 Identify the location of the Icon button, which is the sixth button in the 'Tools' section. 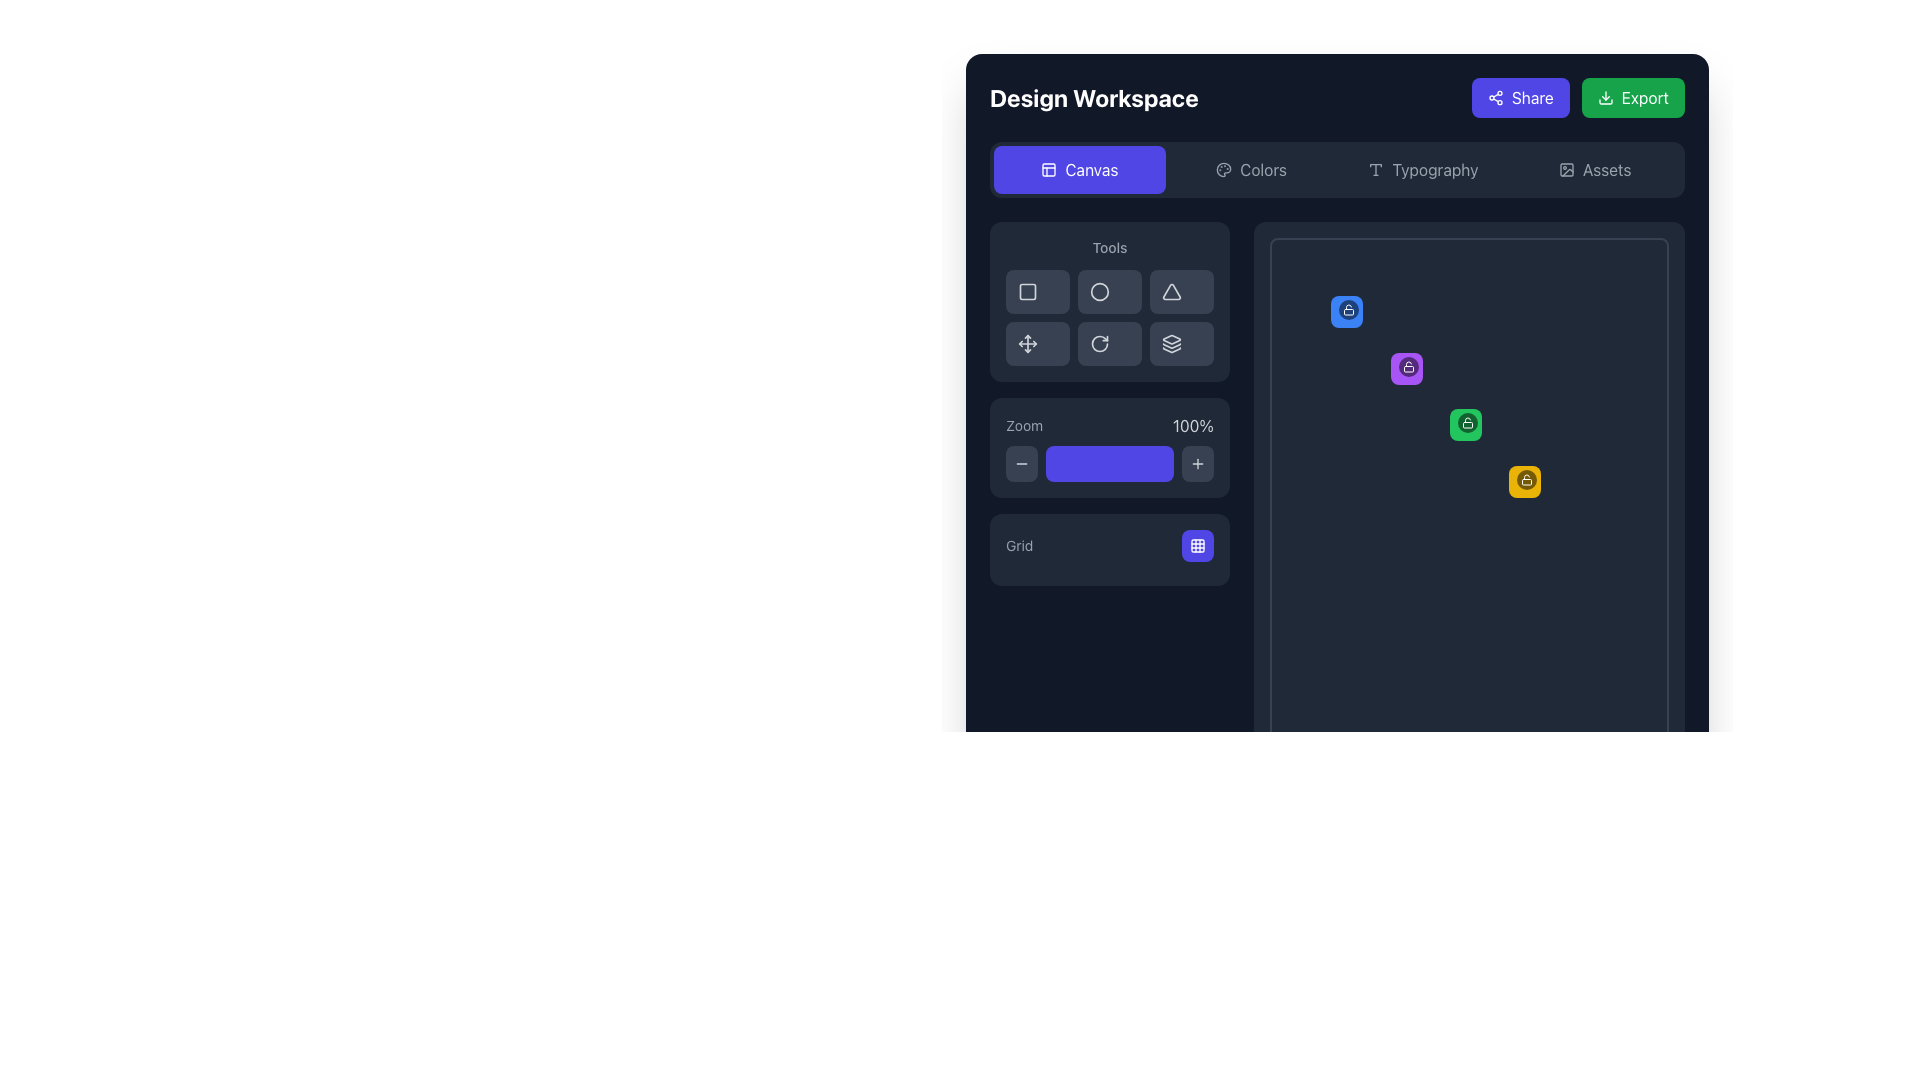
(1171, 342).